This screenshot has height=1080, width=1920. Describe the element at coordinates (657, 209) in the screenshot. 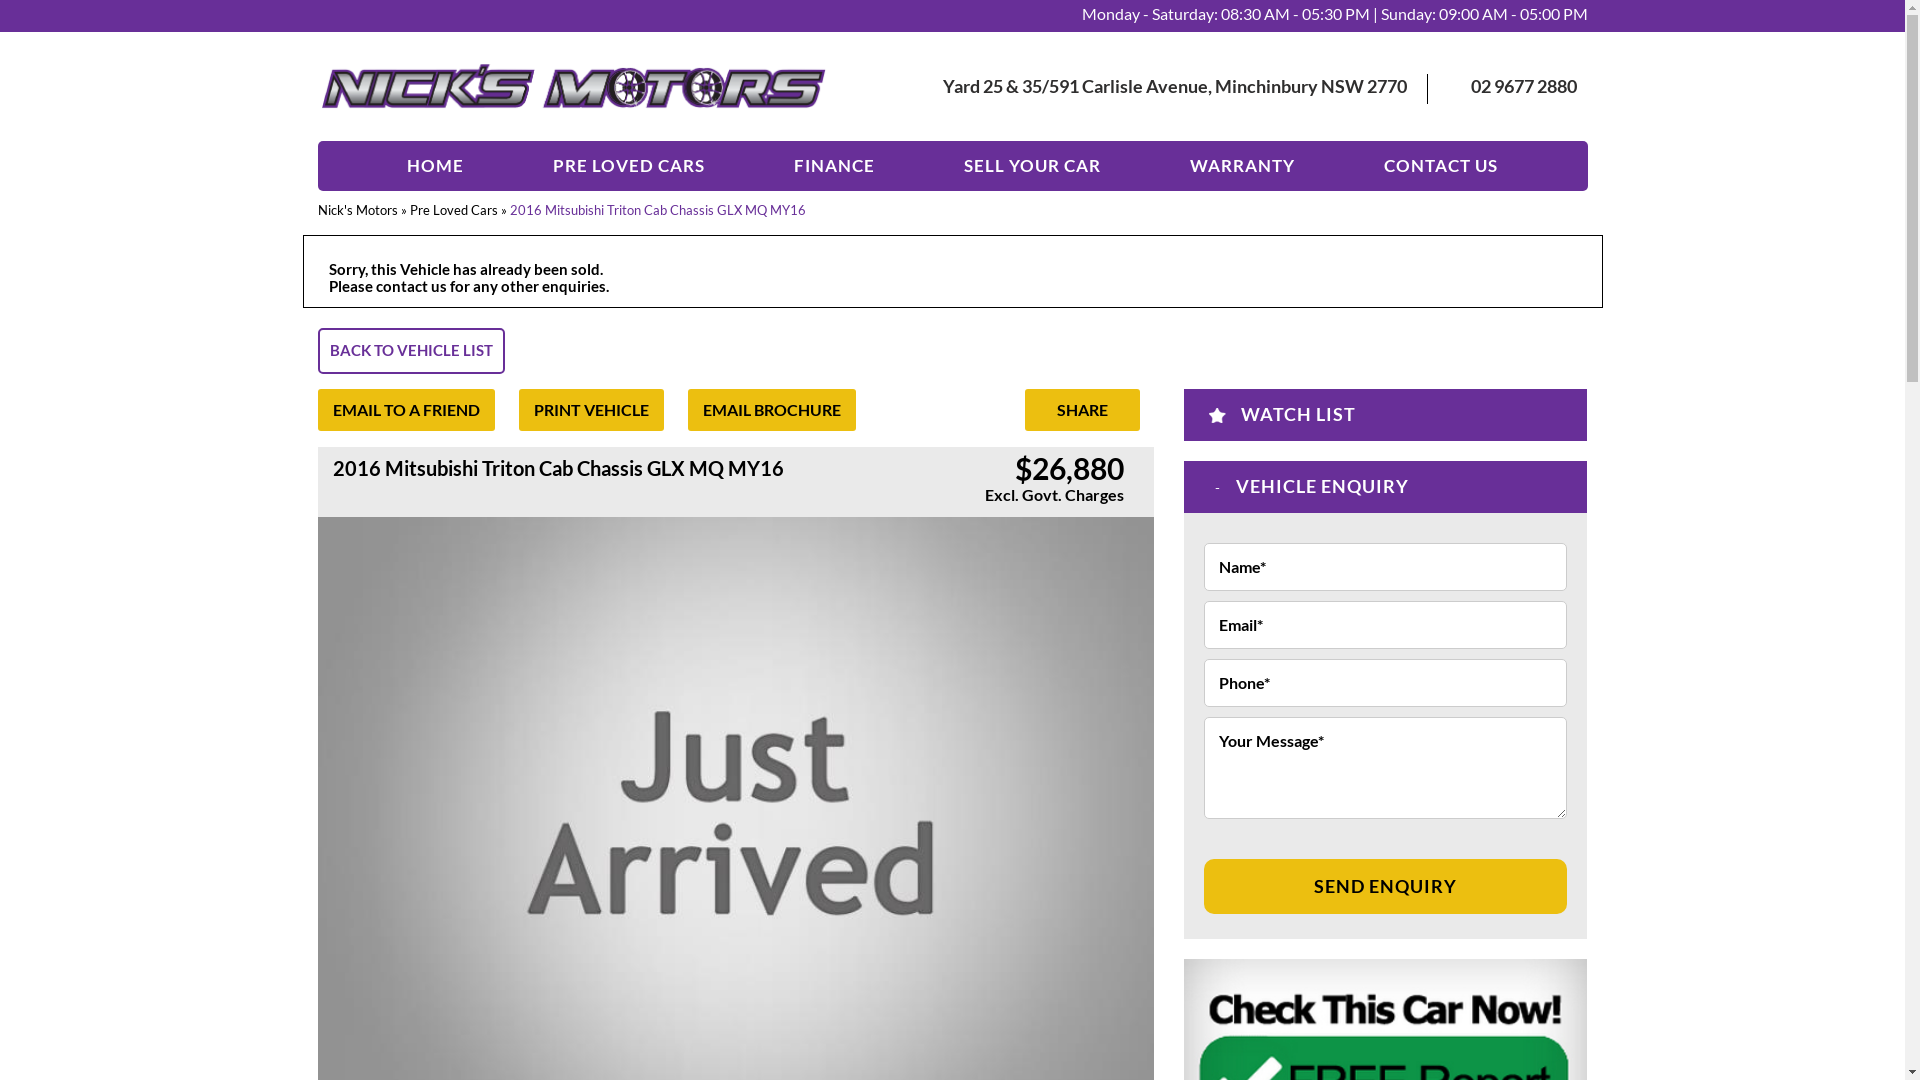

I see `'2016 Mitsubishi Triton Cab Chassis GLX MQ MY16'` at that location.